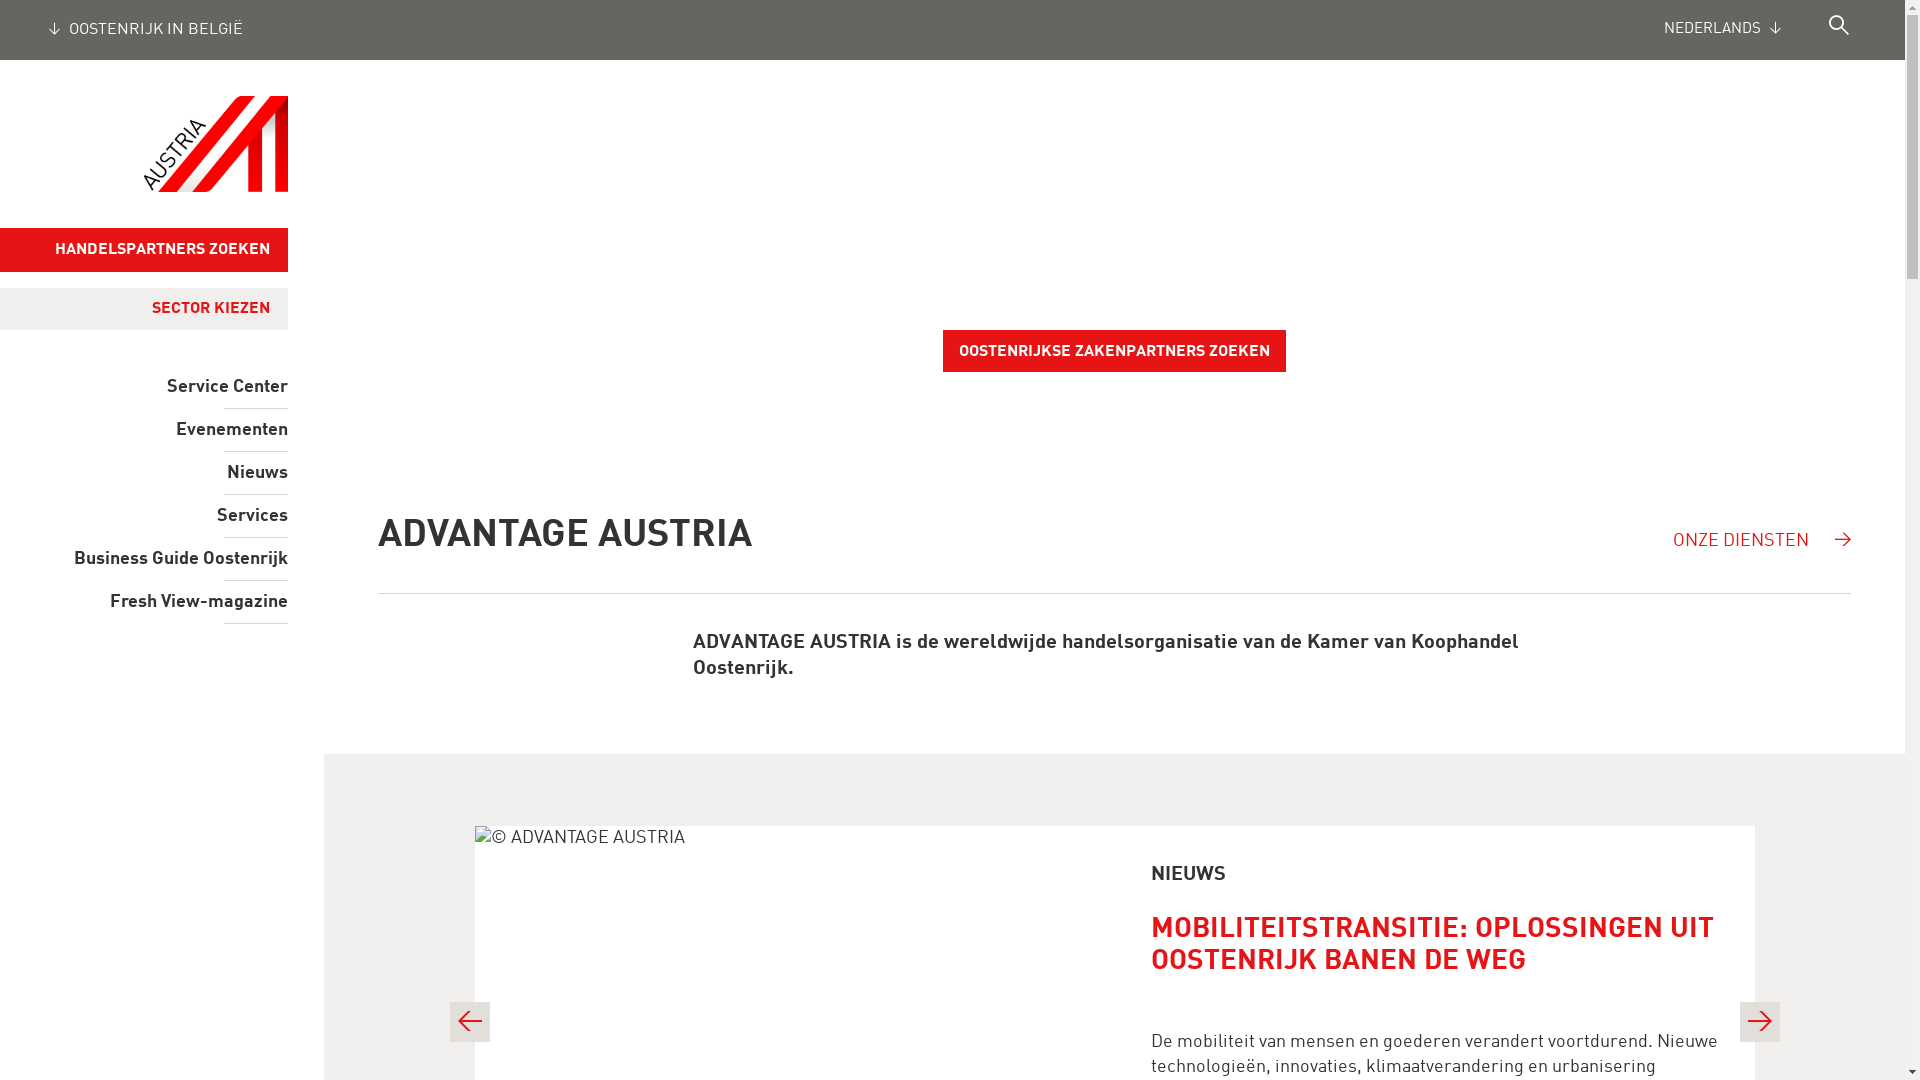 The height and width of the screenshot is (1080, 1920). What do you see at coordinates (143, 559) in the screenshot?
I see `'Business Guide Oostenrijk'` at bounding box center [143, 559].